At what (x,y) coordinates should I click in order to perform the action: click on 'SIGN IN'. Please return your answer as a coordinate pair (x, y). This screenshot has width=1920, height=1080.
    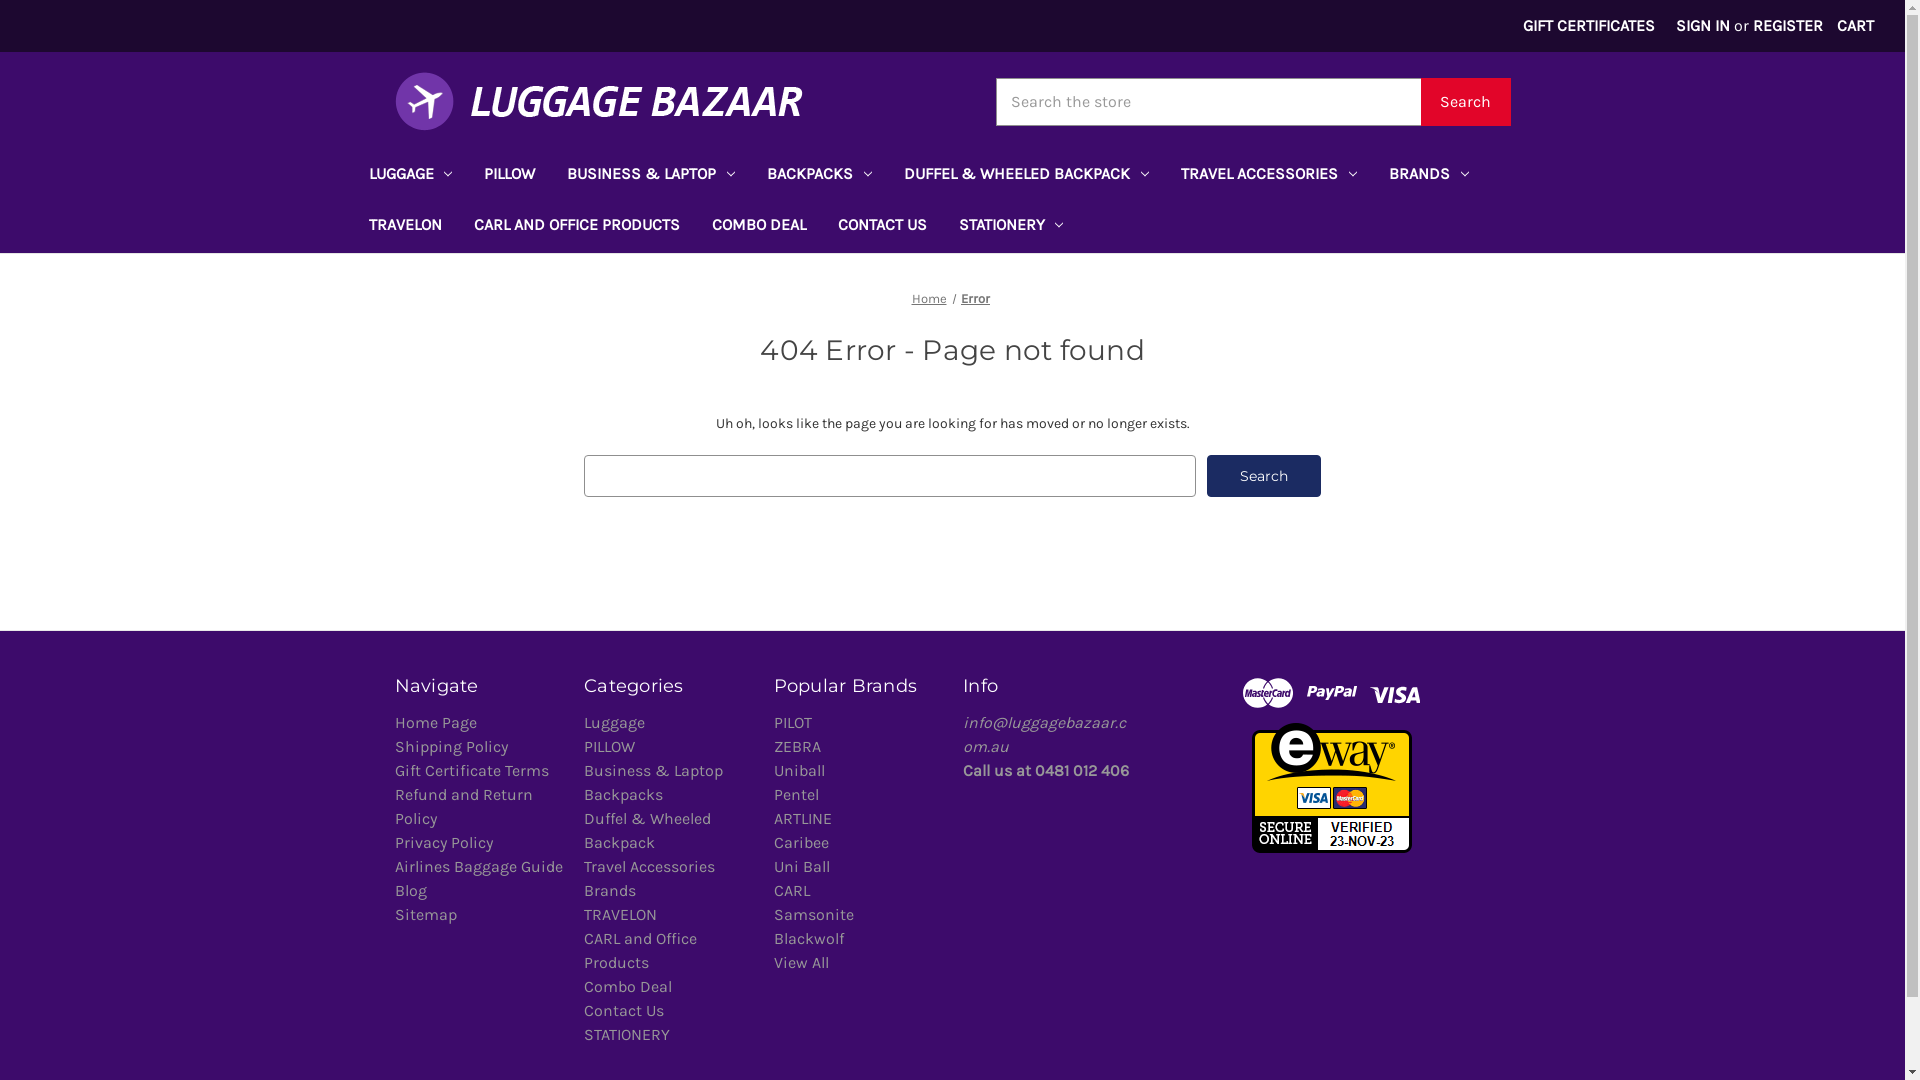
    Looking at the image, I should click on (1702, 26).